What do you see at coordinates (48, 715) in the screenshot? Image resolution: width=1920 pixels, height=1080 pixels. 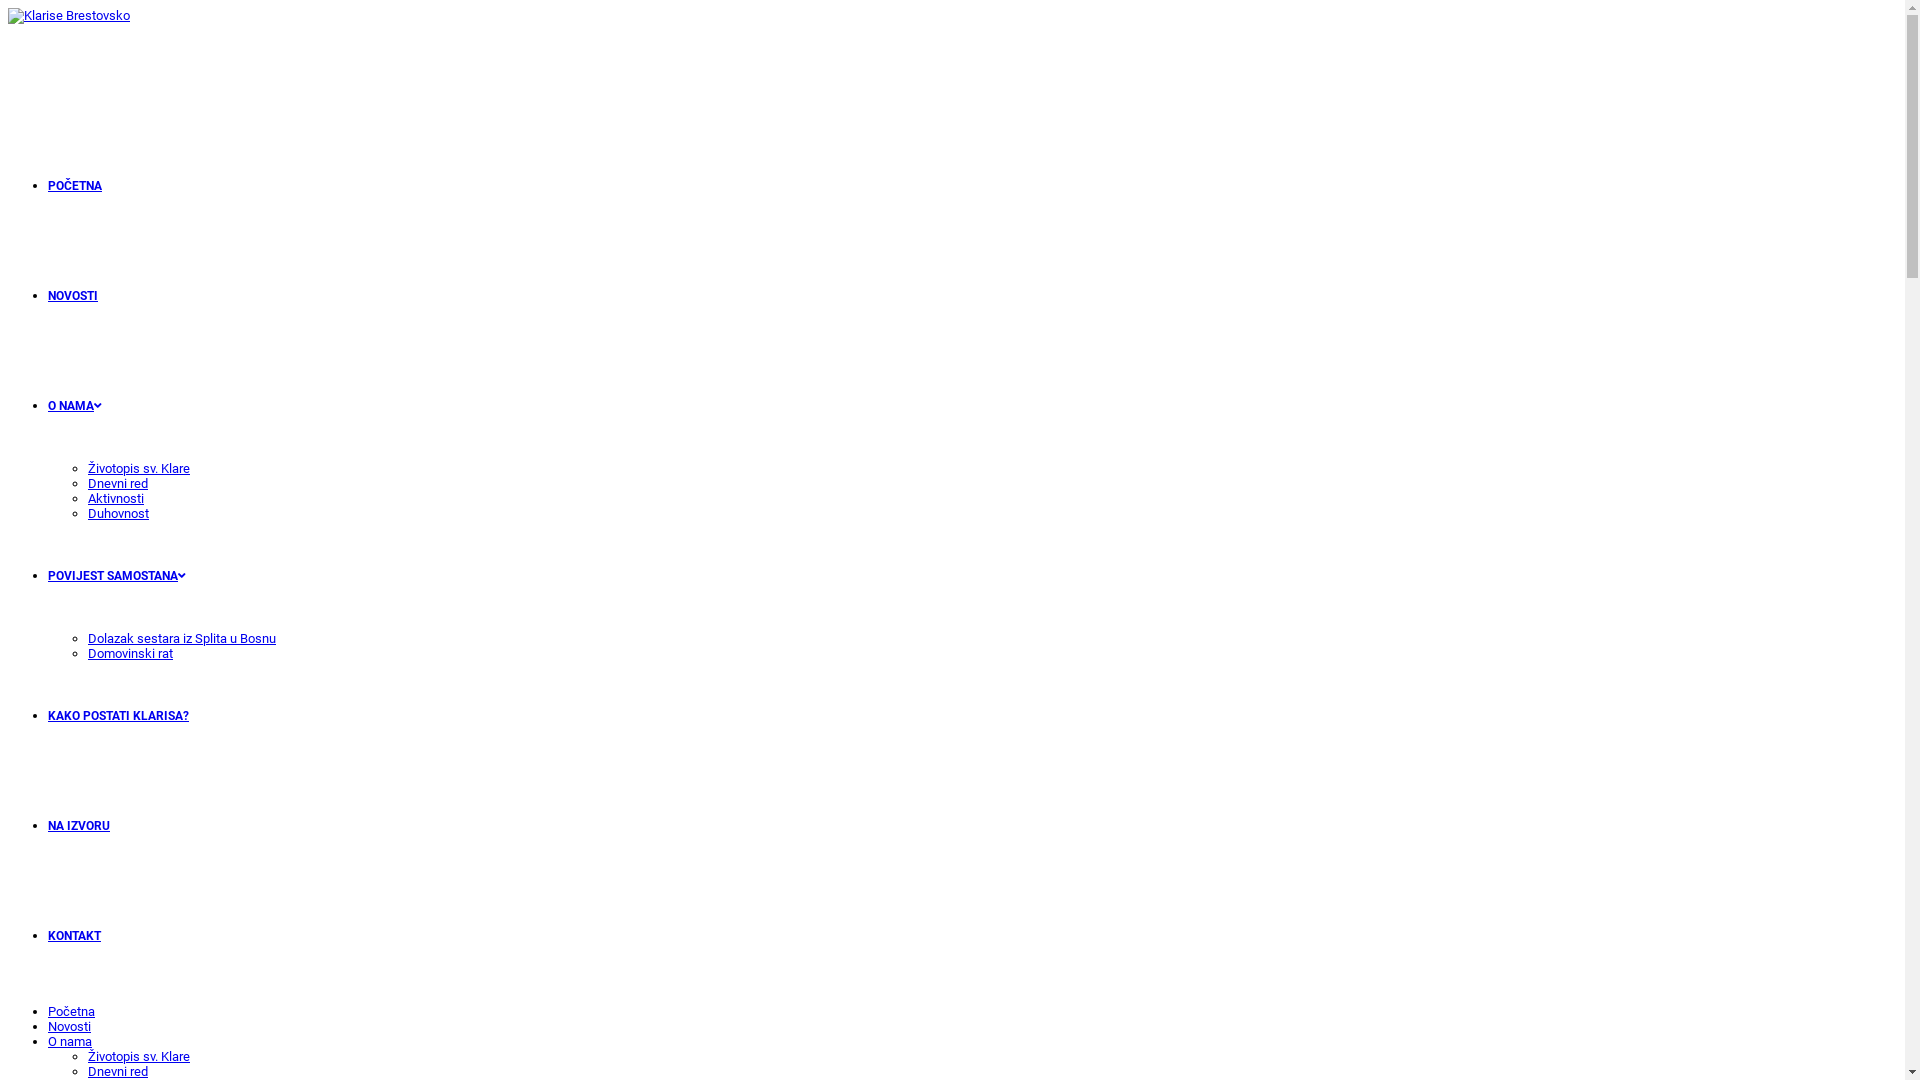 I see `'KAKO POSTATI KLARISA?'` at bounding box center [48, 715].